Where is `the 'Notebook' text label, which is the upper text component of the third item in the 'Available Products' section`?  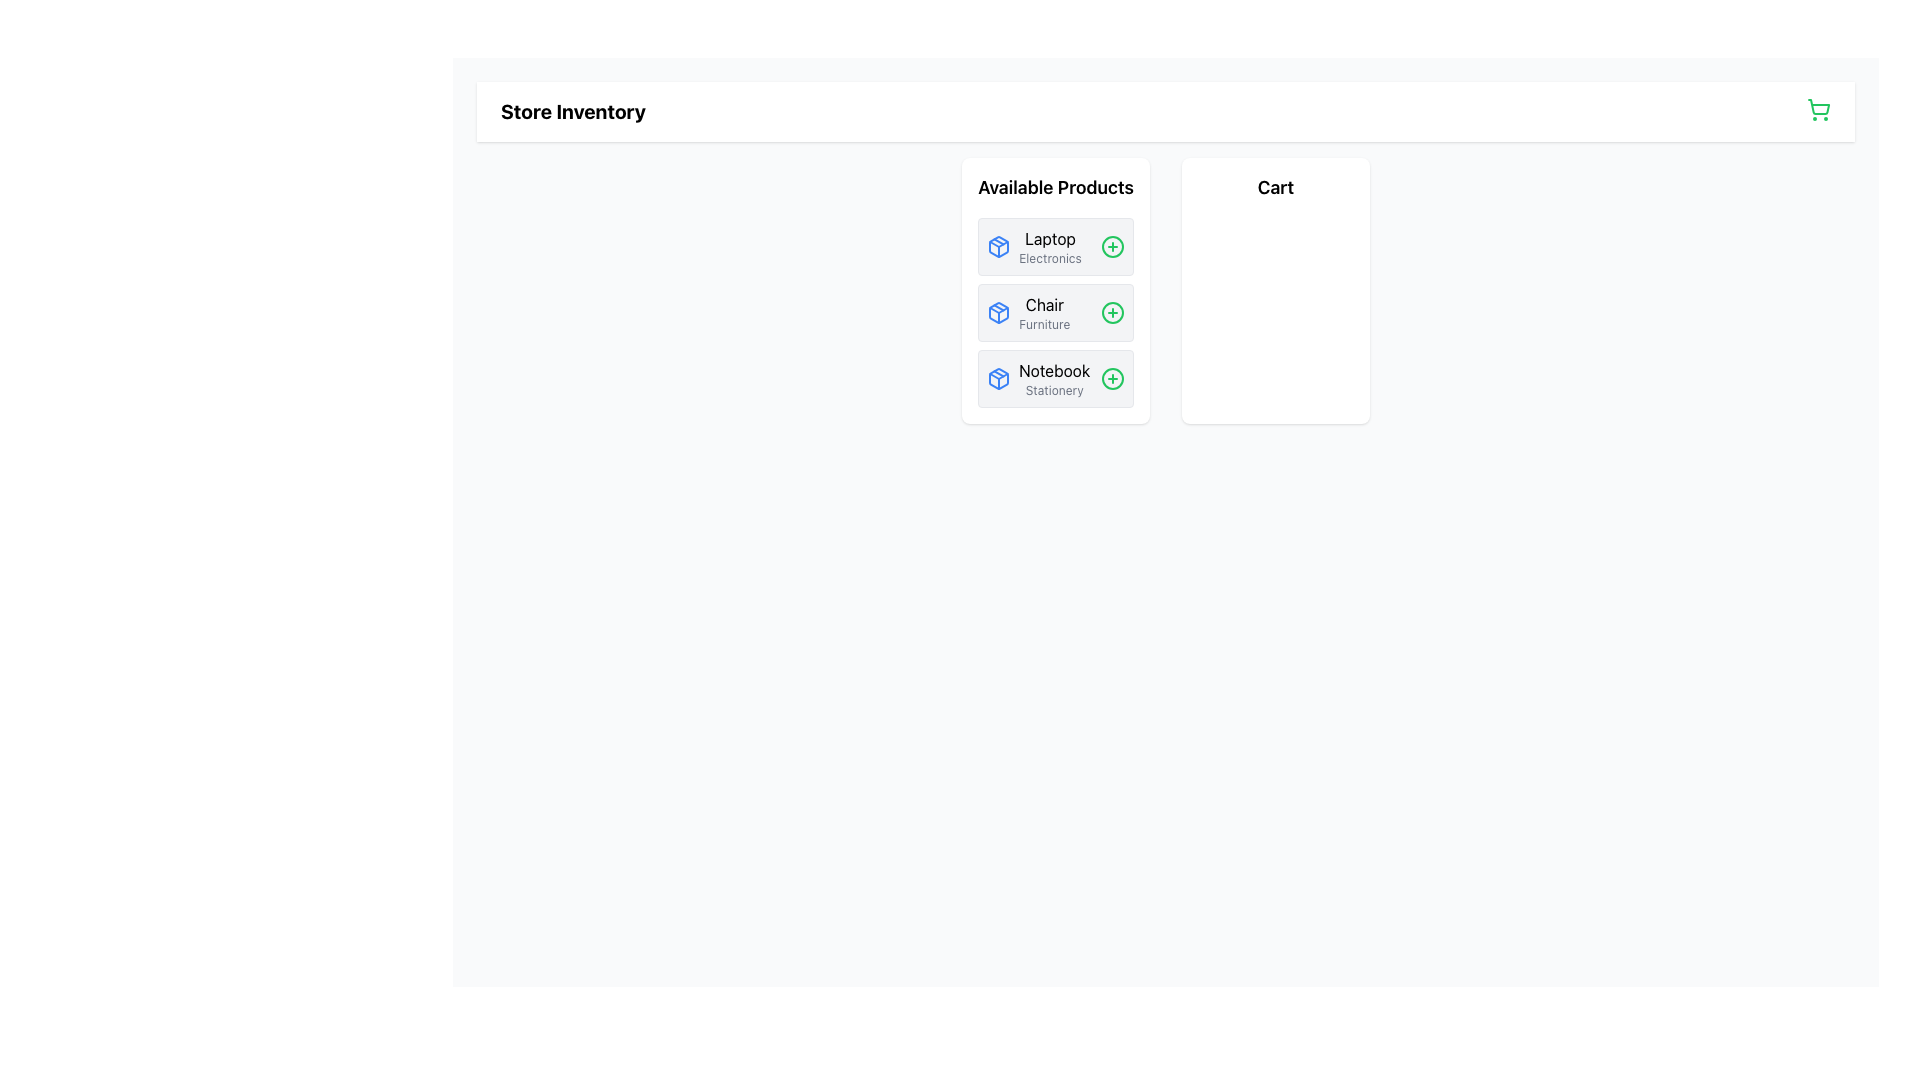 the 'Notebook' text label, which is the upper text component of the third item in the 'Available Products' section is located at coordinates (1053, 370).